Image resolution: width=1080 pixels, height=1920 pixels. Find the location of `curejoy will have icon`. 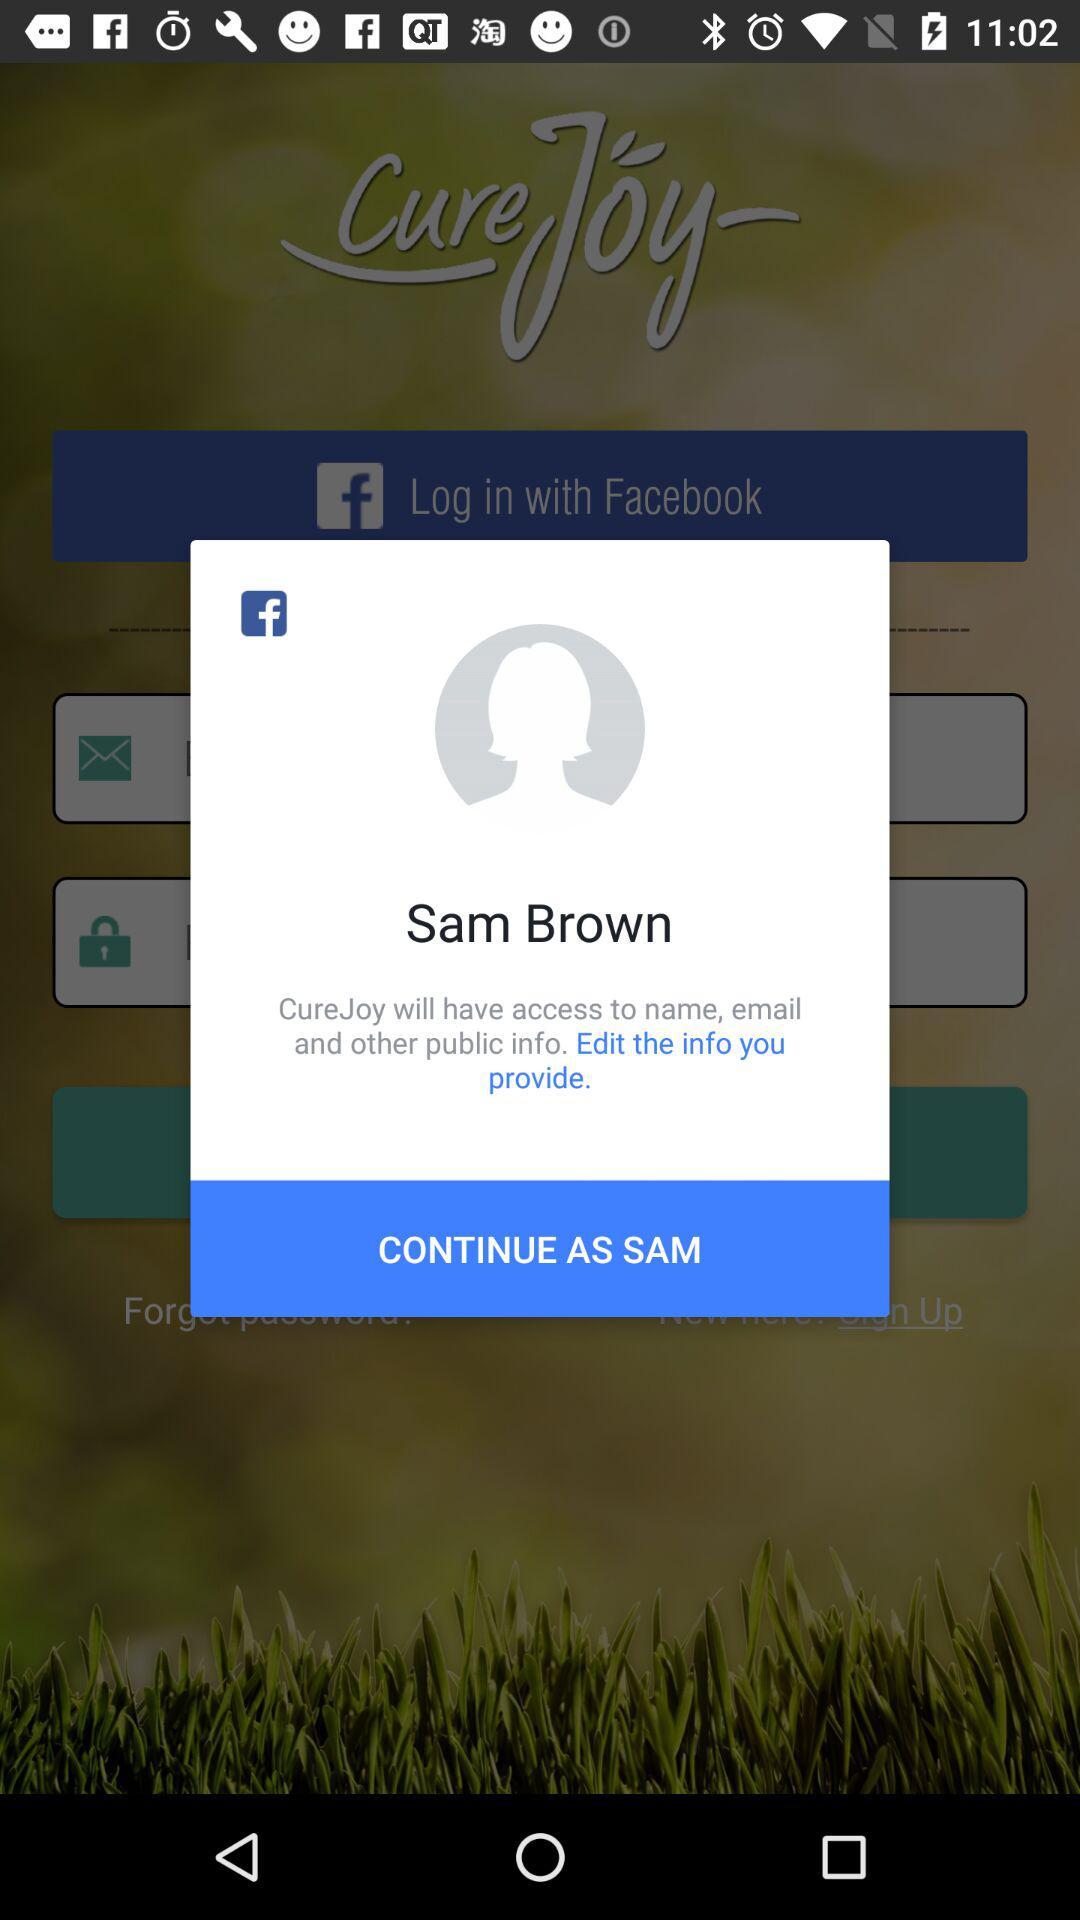

curejoy will have icon is located at coordinates (540, 1041).